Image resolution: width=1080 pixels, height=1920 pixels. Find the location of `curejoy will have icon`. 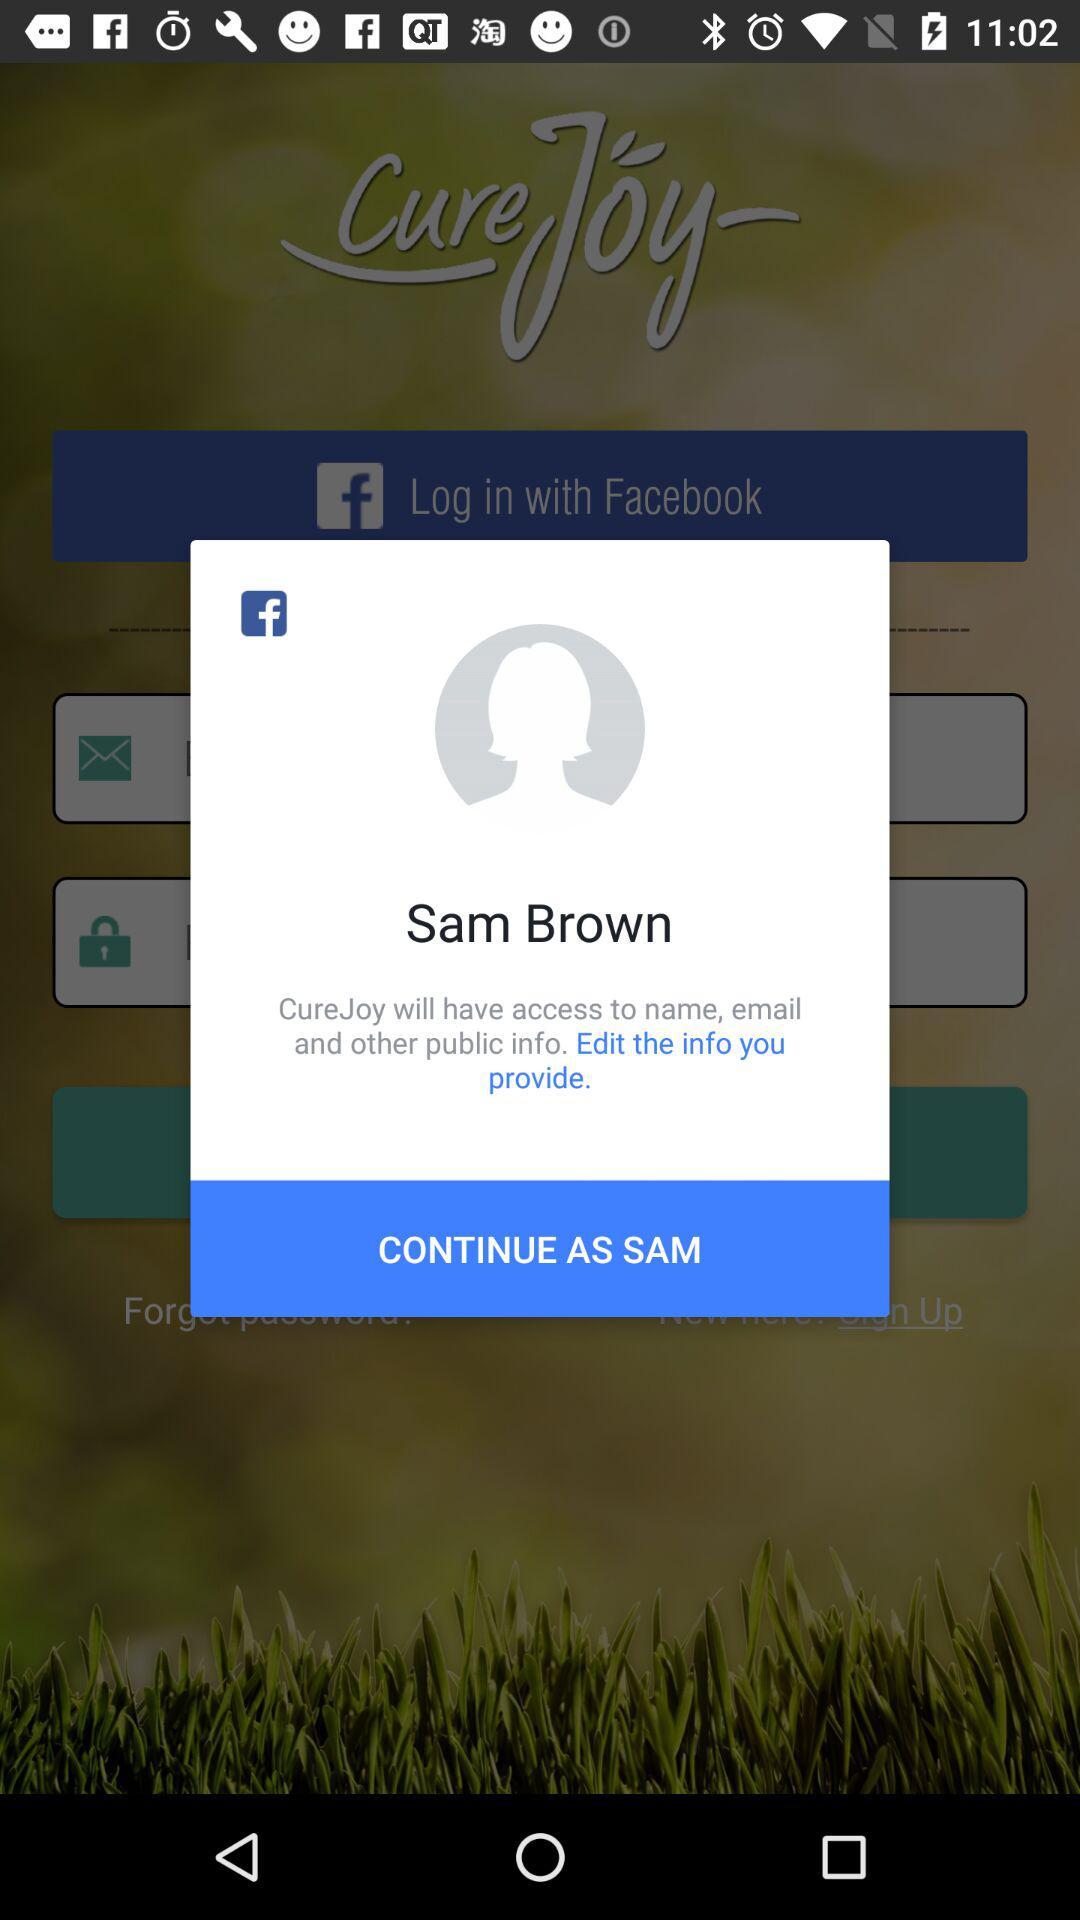

curejoy will have icon is located at coordinates (540, 1041).